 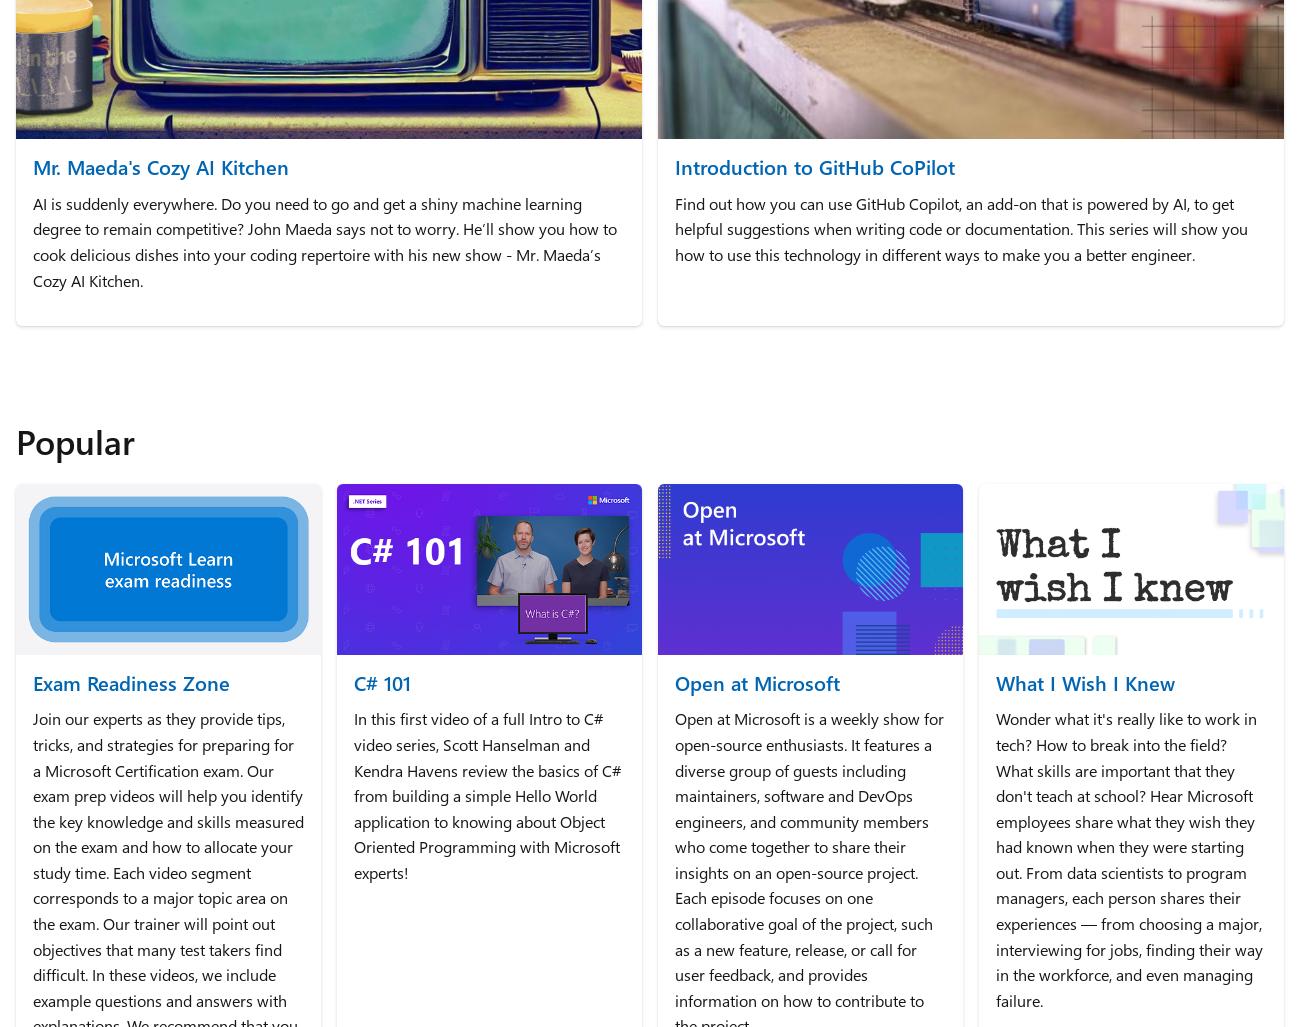 What do you see at coordinates (159, 166) in the screenshot?
I see `'Mr. Maeda's Cozy AI Kitchen'` at bounding box center [159, 166].